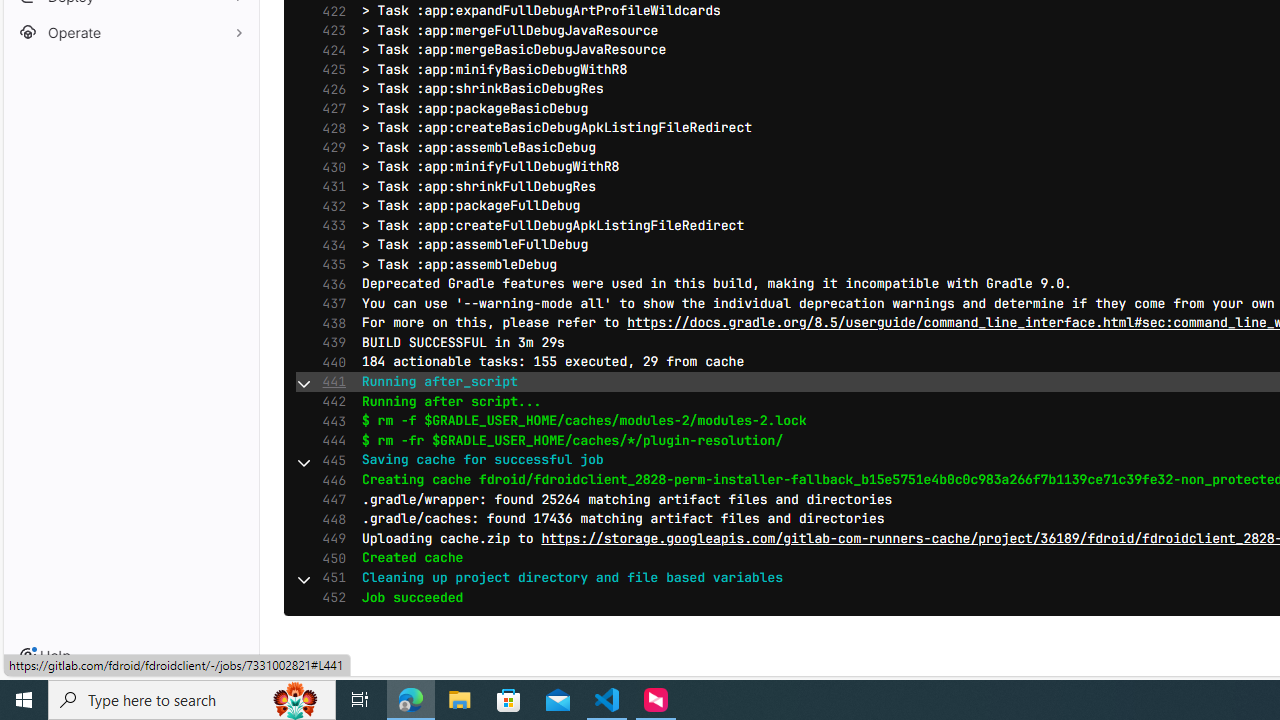  Describe the element at coordinates (130, 32) in the screenshot. I see `'Operate'` at that location.